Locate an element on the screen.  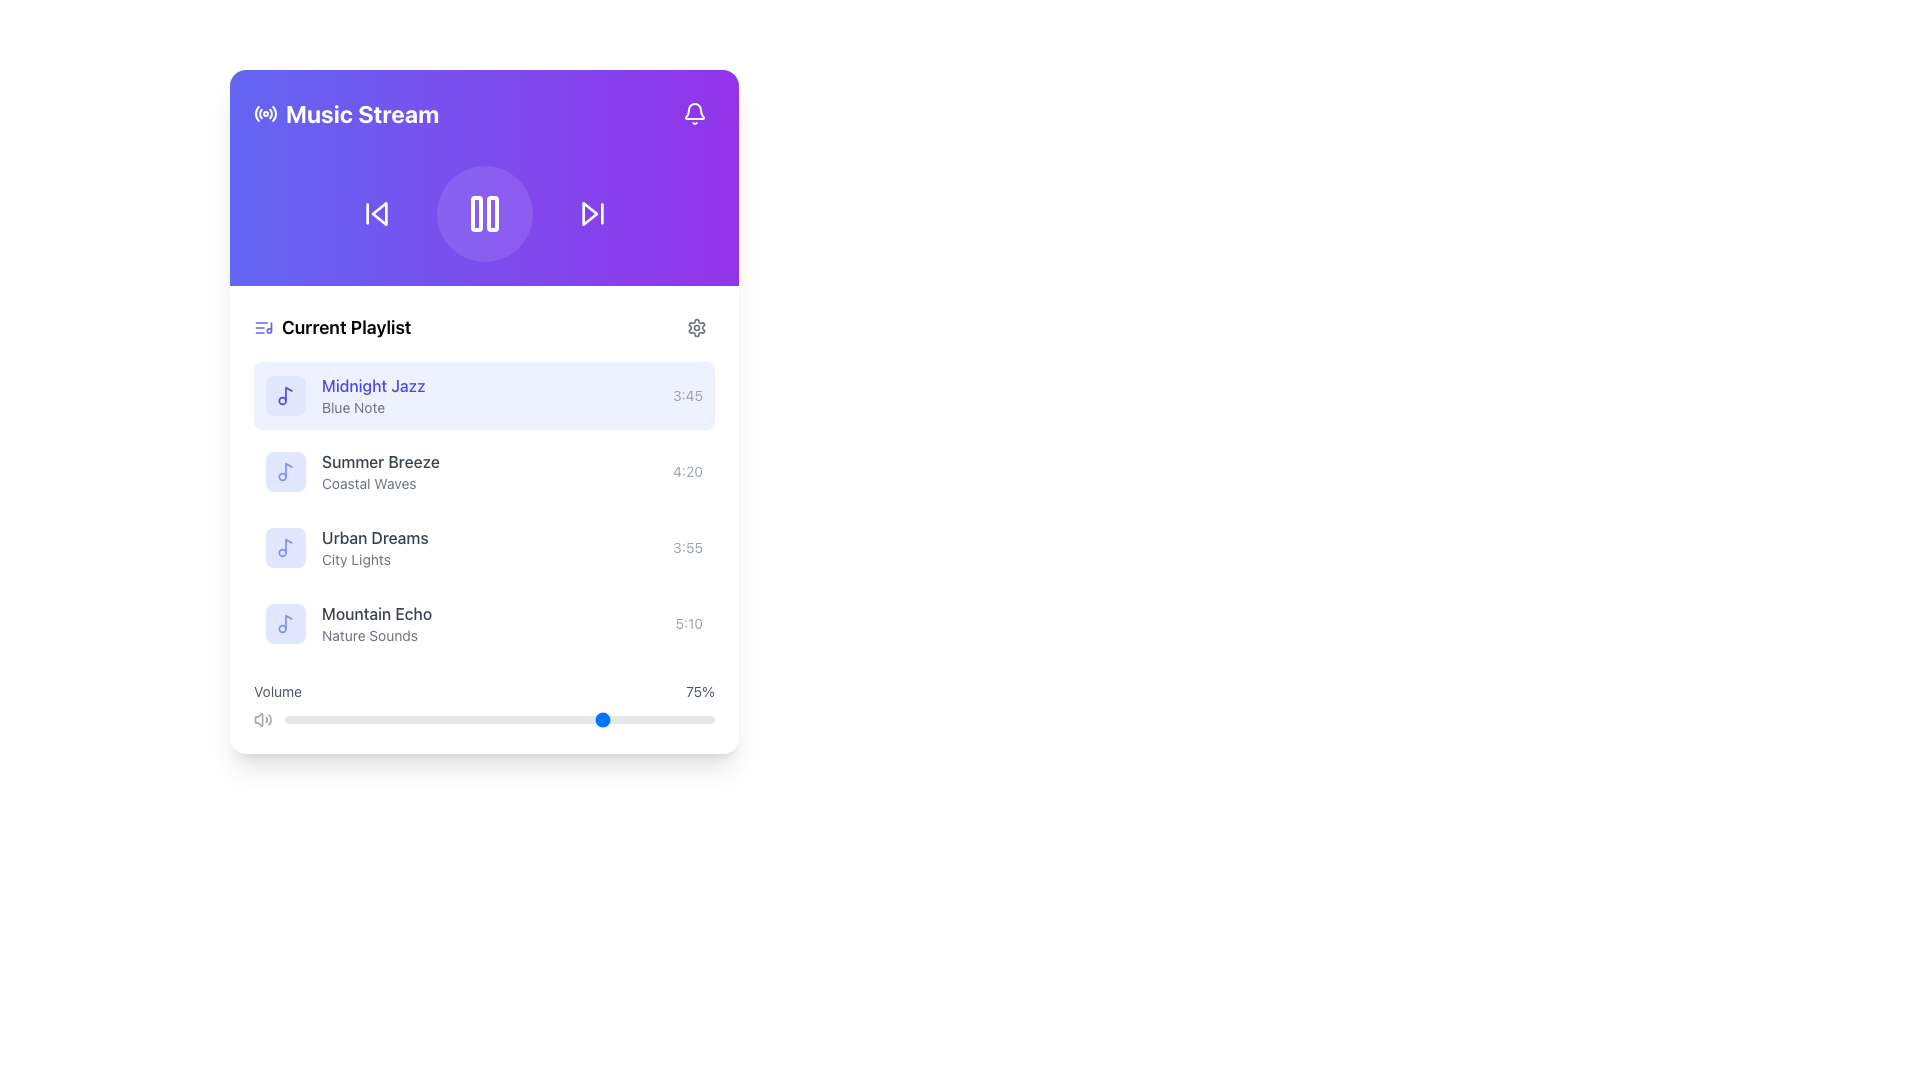
the bell-shaped icon located in the upper-right corner of the purple header section is located at coordinates (695, 114).